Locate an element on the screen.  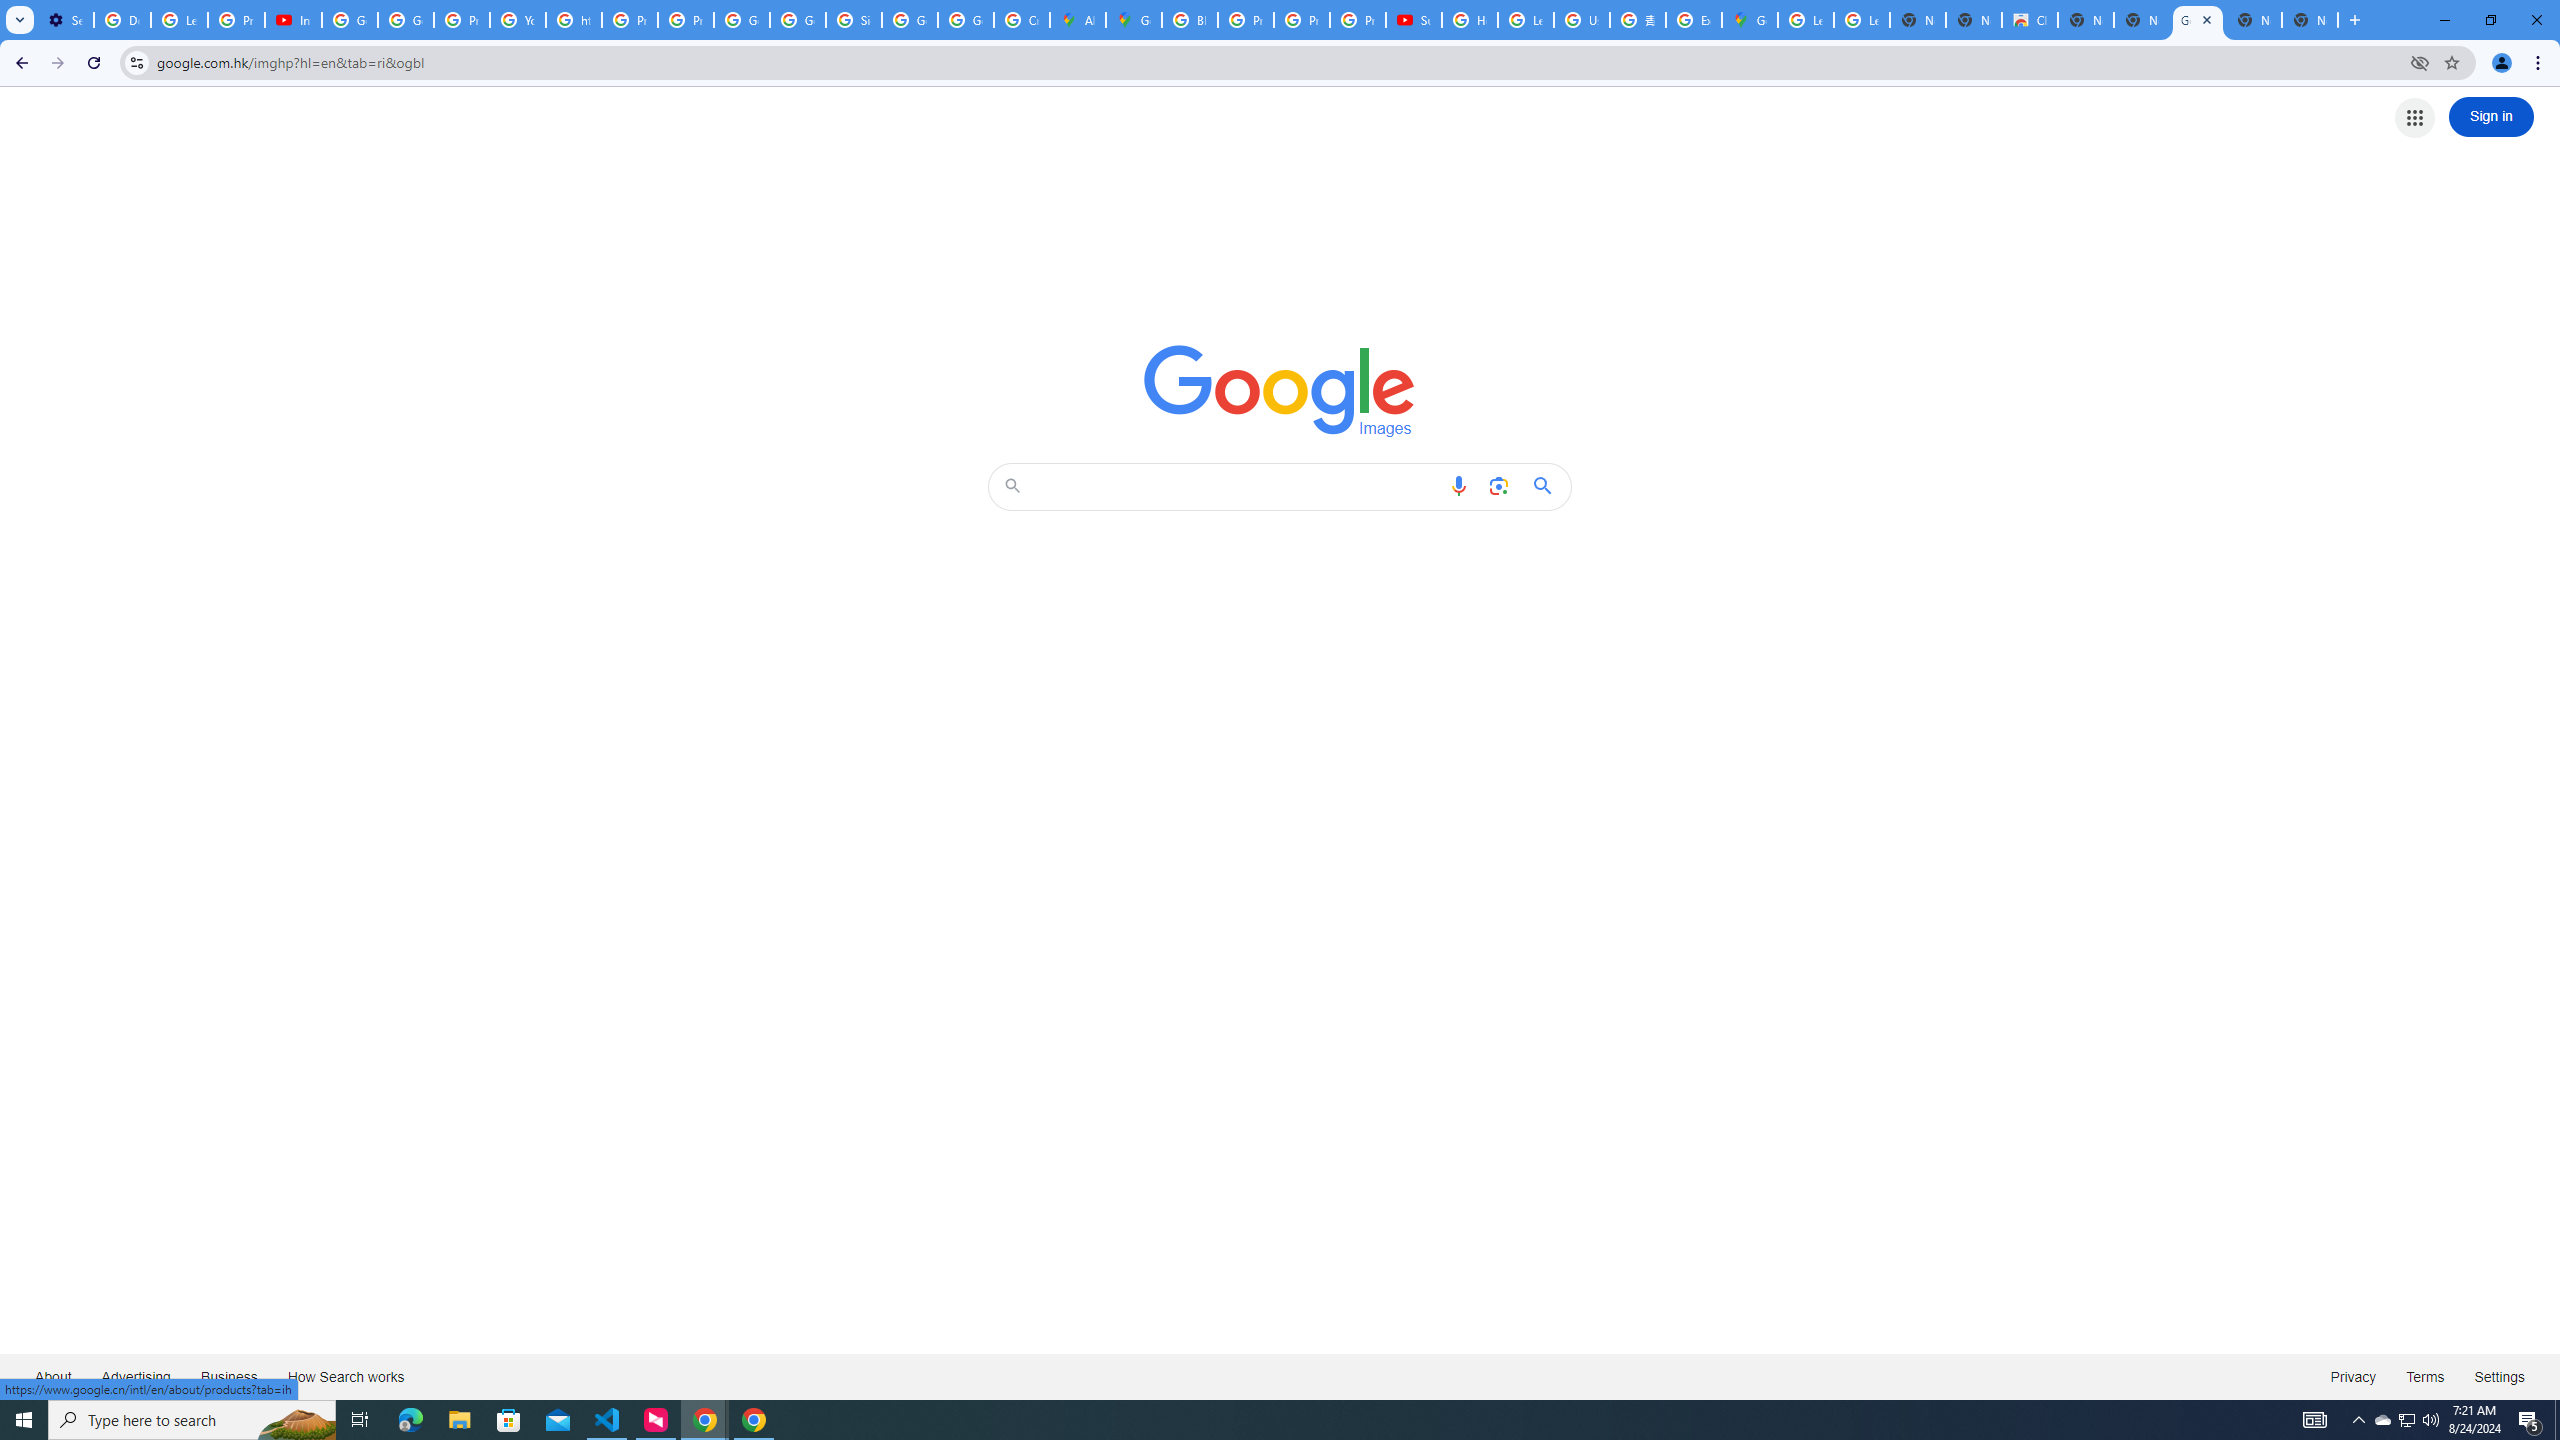
'Blogger Policies and Guidelines - Transparency Center' is located at coordinates (1189, 19).